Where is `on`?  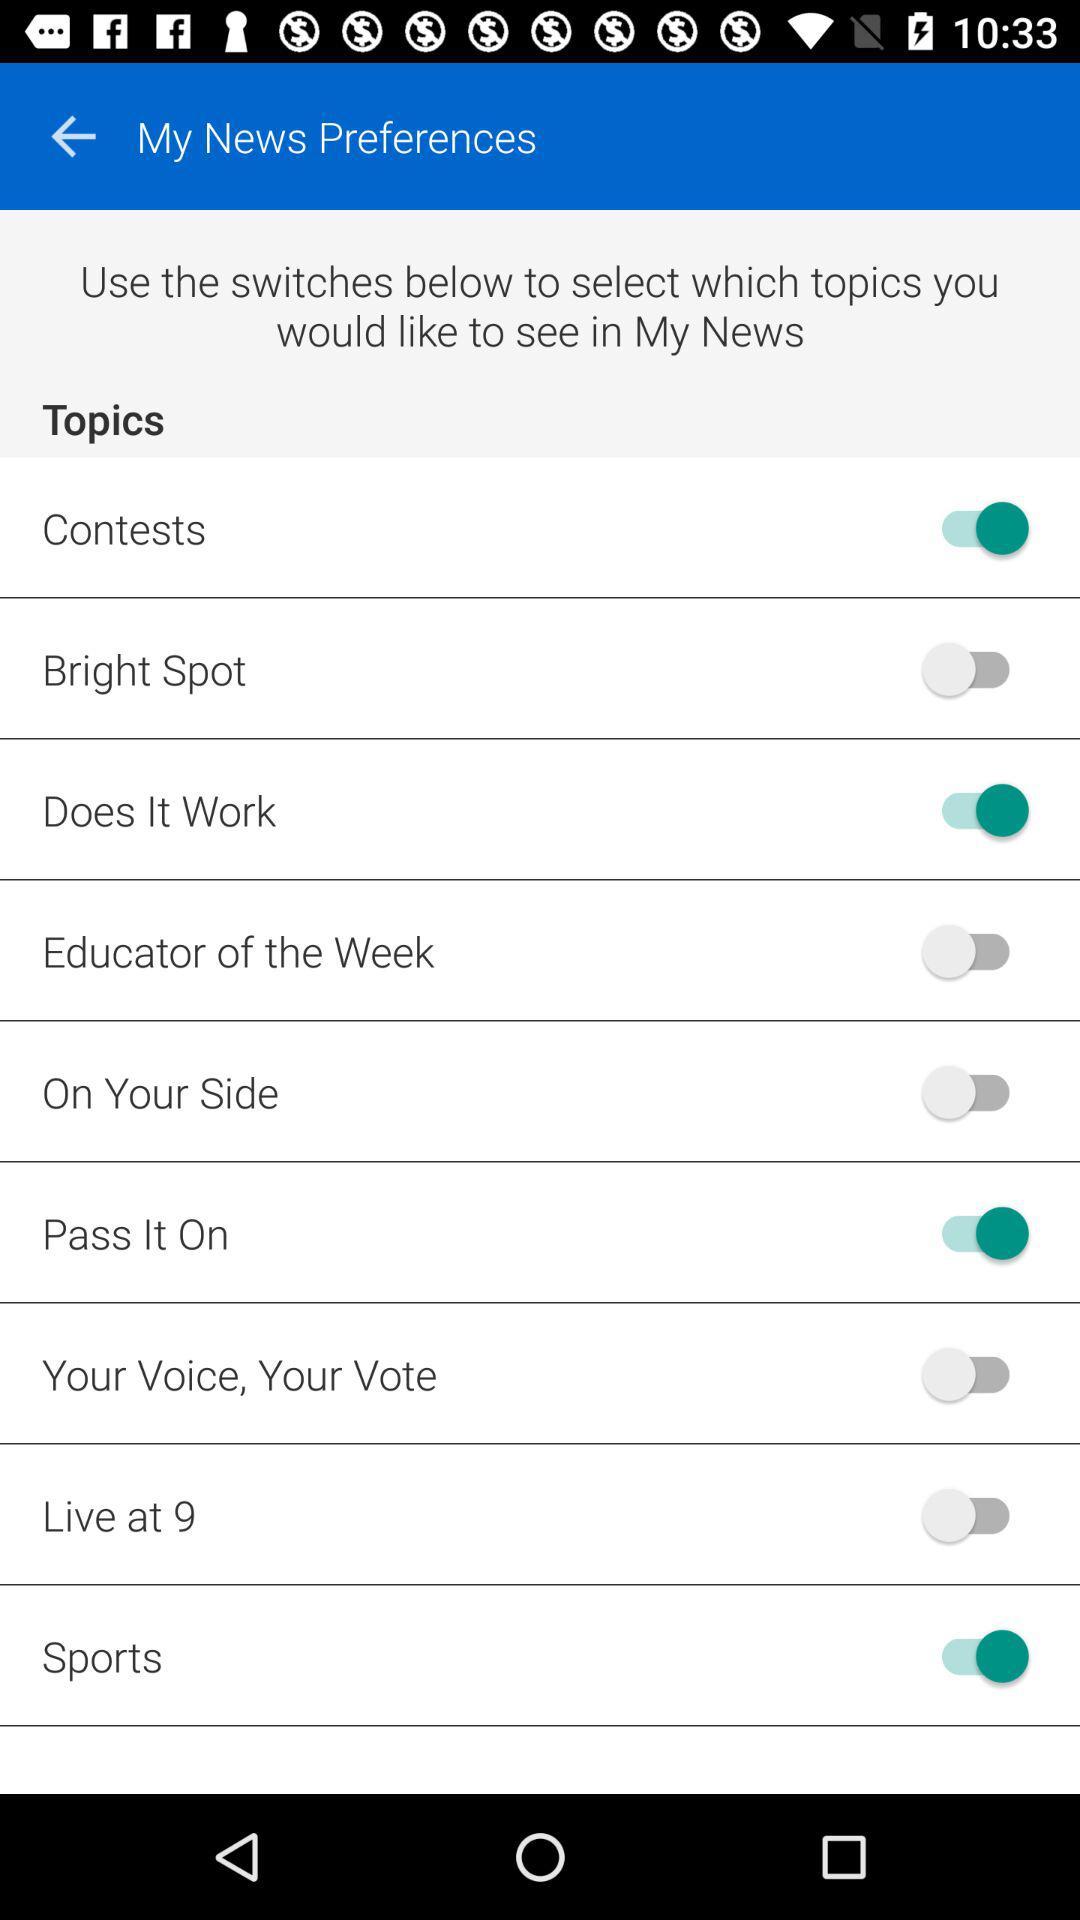 on is located at coordinates (974, 1656).